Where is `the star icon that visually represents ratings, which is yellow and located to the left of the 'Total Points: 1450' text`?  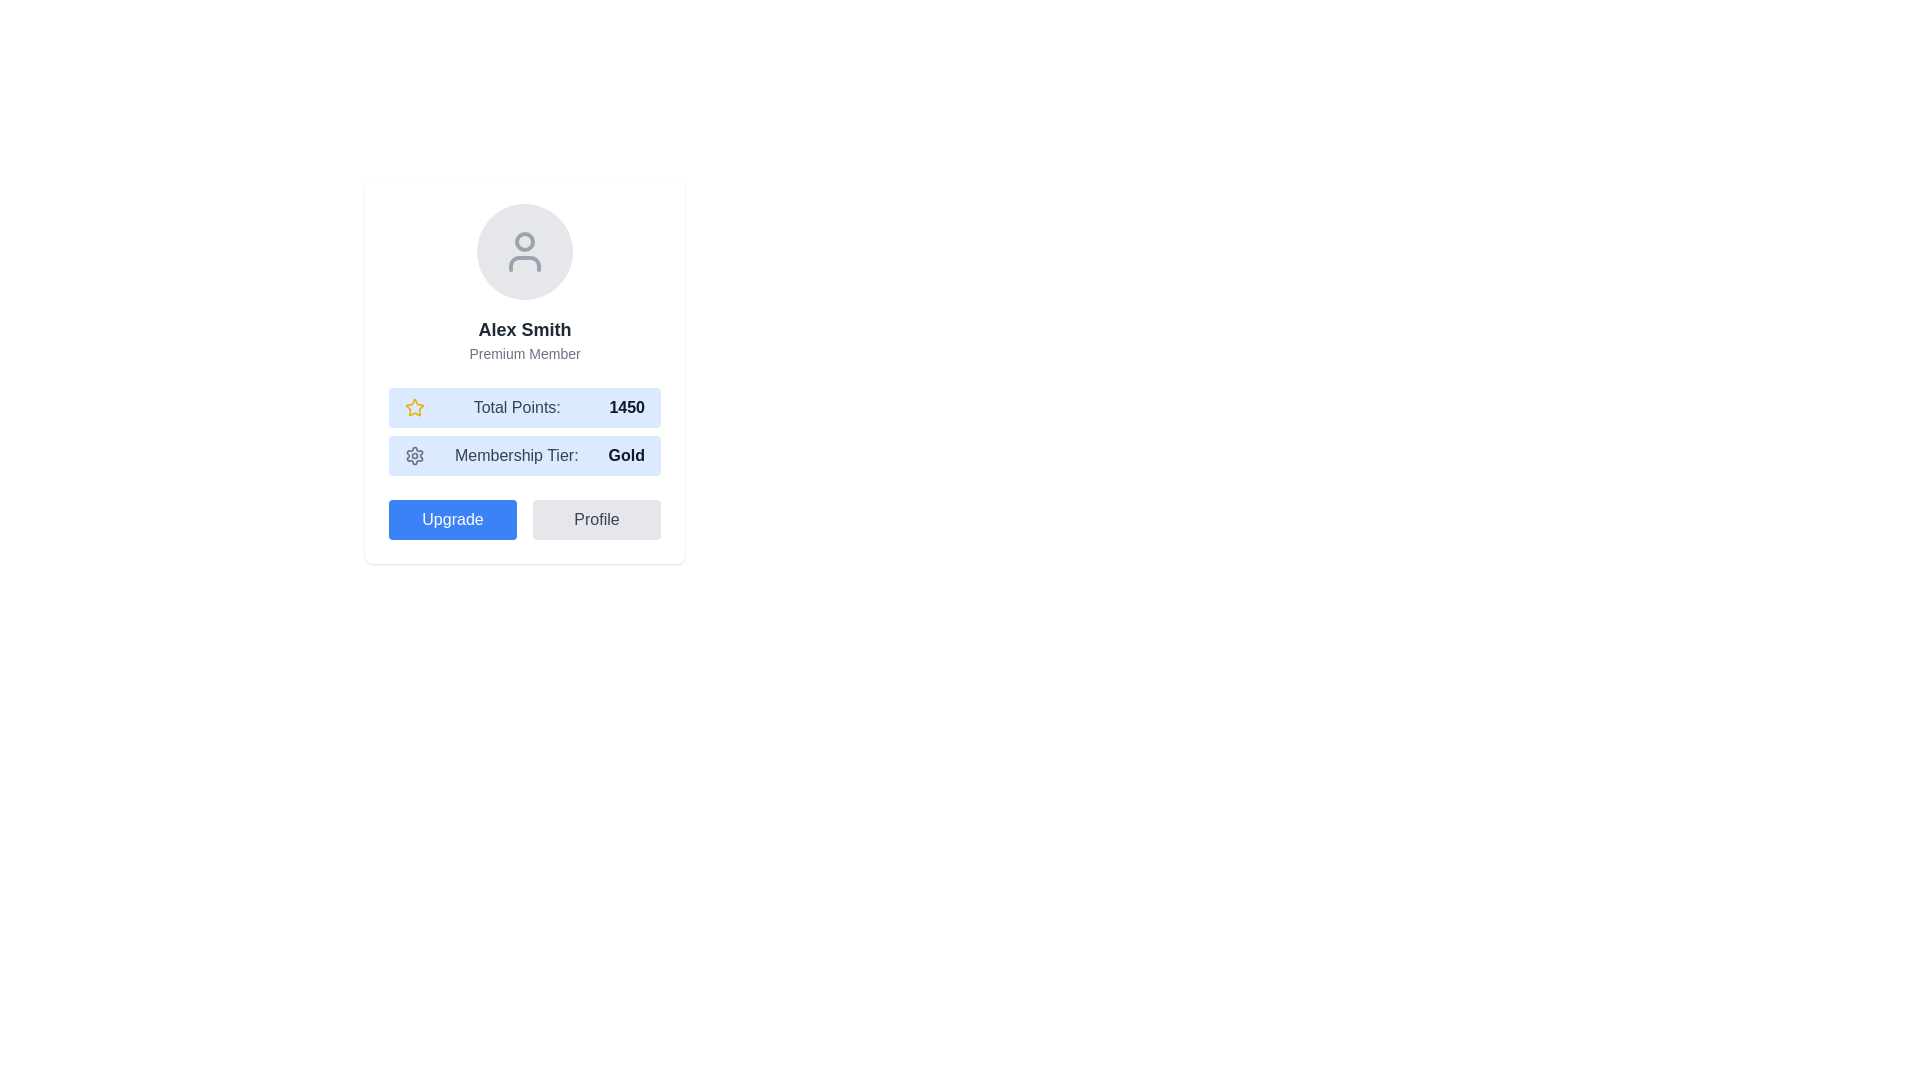
the star icon that visually represents ratings, which is yellow and located to the left of the 'Total Points: 1450' text is located at coordinates (413, 406).